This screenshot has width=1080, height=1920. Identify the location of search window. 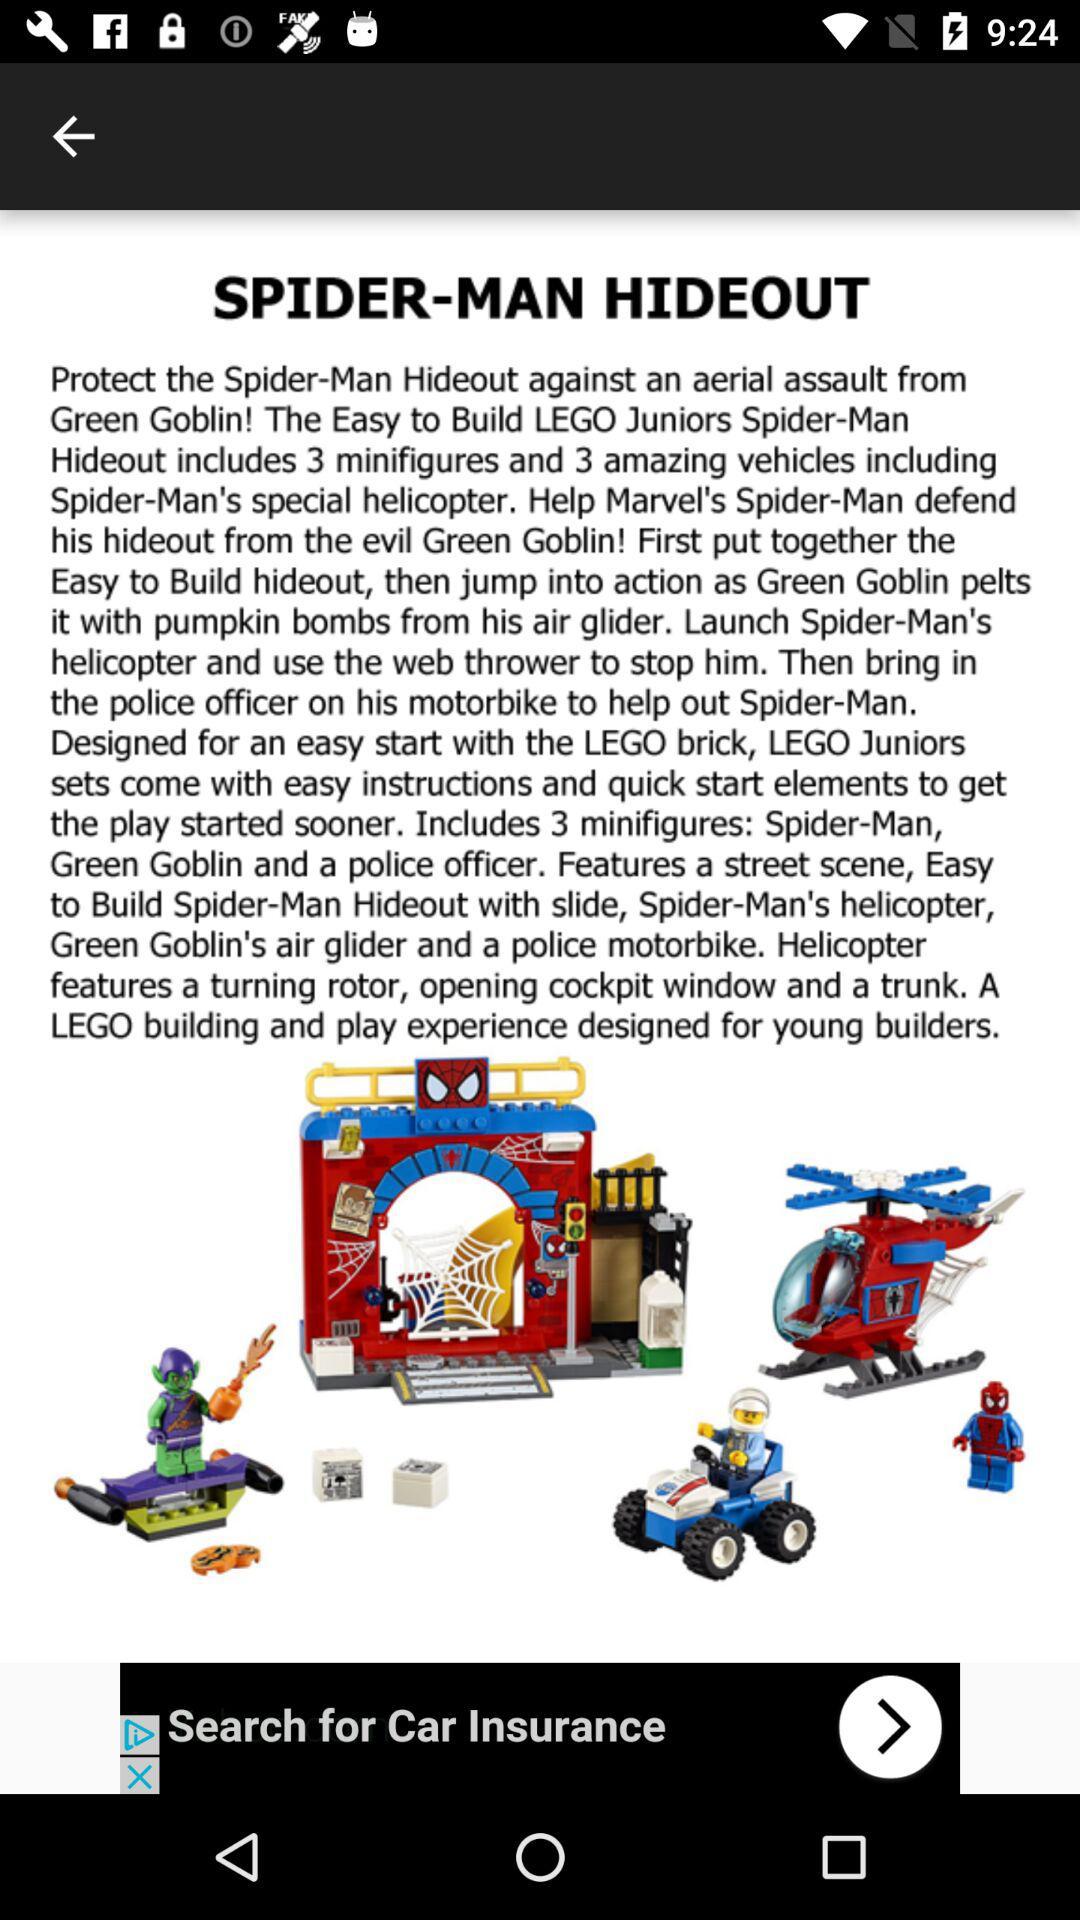
(540, 1727).